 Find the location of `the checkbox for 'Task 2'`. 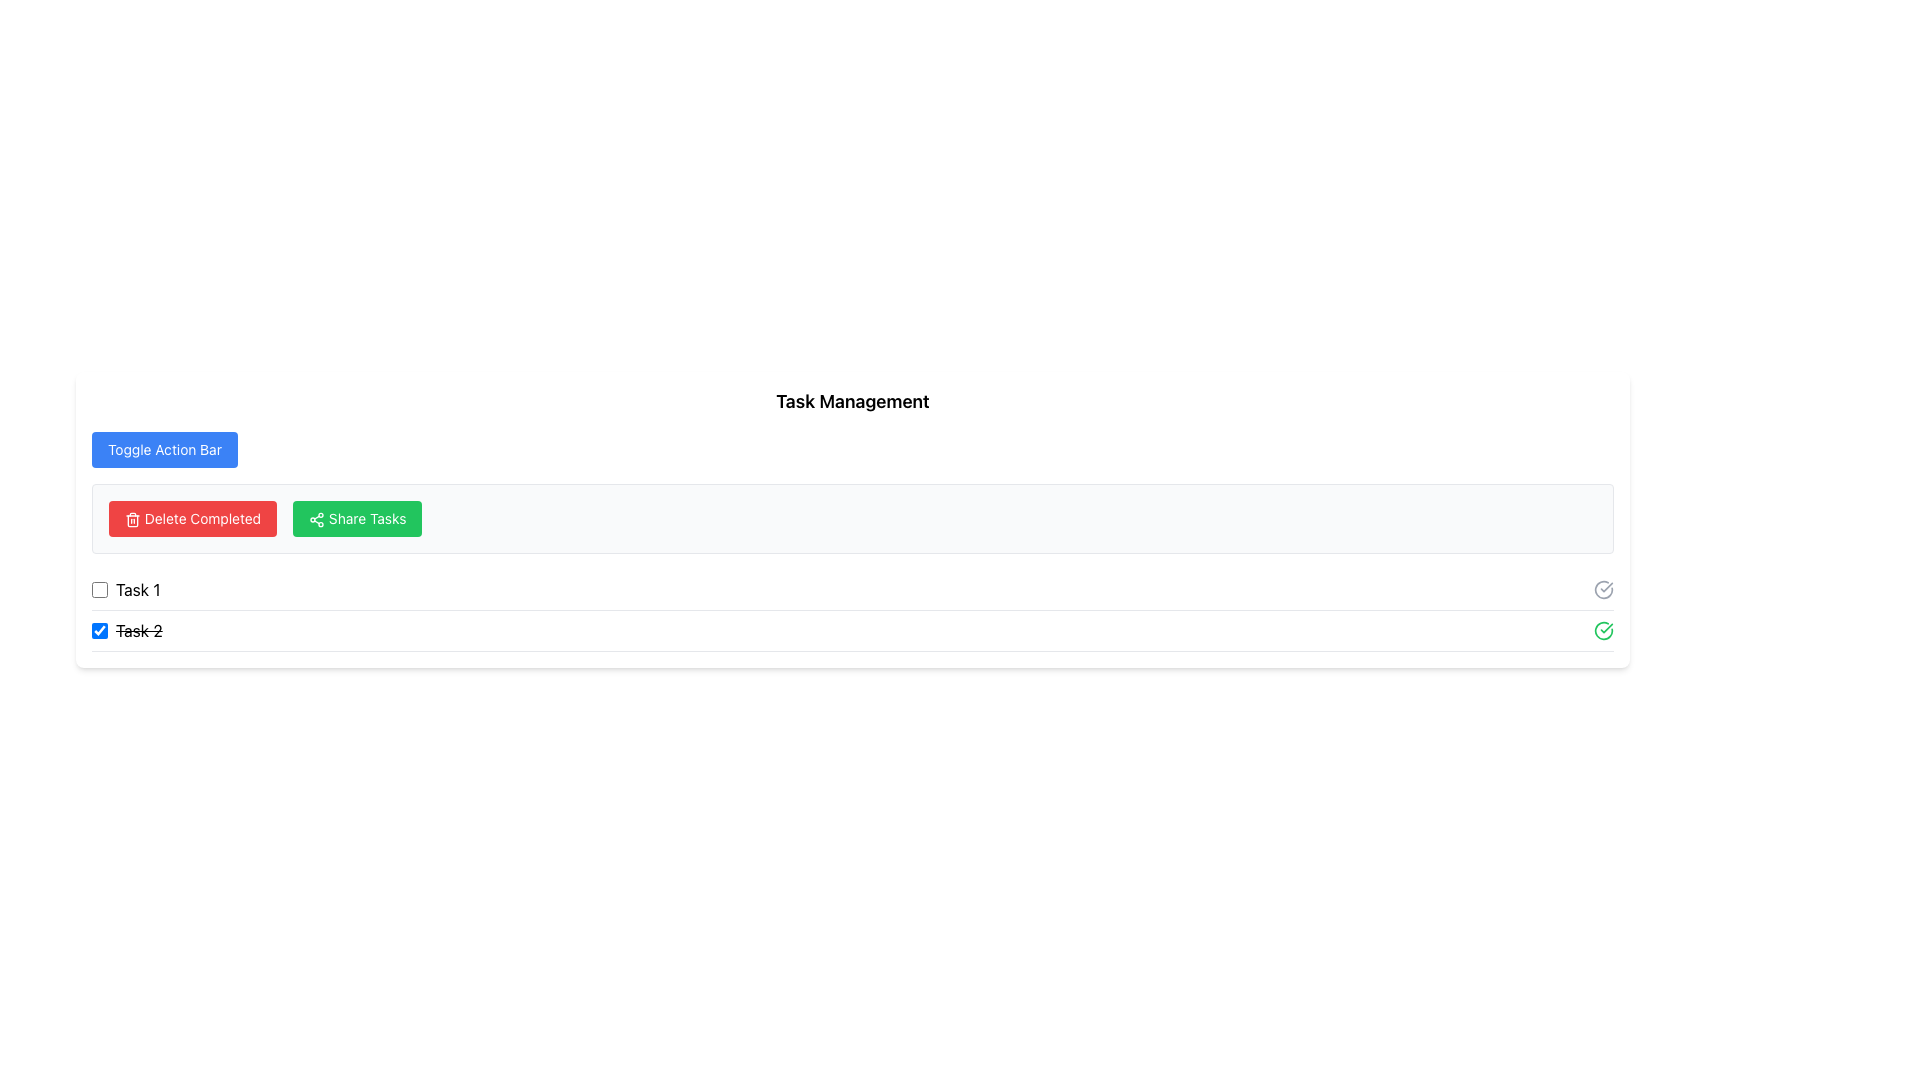

the checkbox for 'Task 2' is located at coordinates (99, 631).